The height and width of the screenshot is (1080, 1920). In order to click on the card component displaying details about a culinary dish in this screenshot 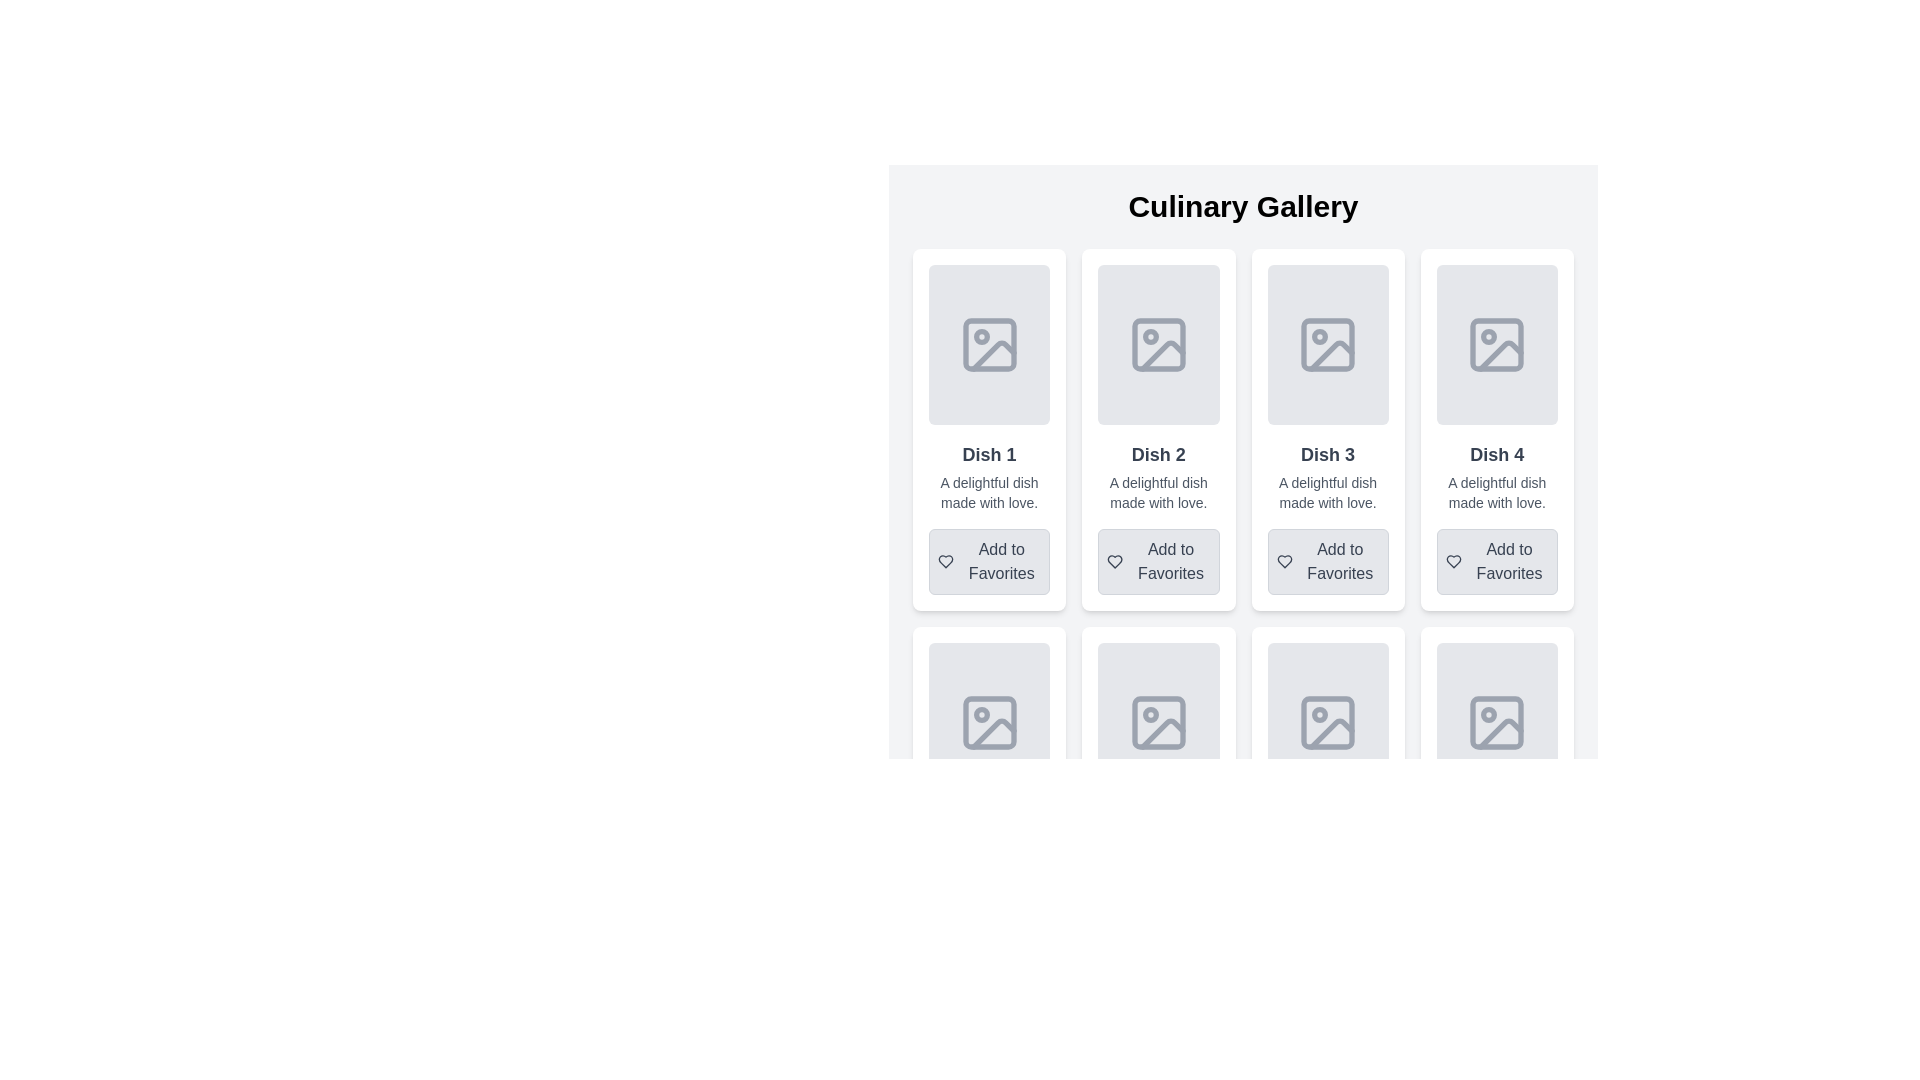, I will do `click(1328, 806)`.